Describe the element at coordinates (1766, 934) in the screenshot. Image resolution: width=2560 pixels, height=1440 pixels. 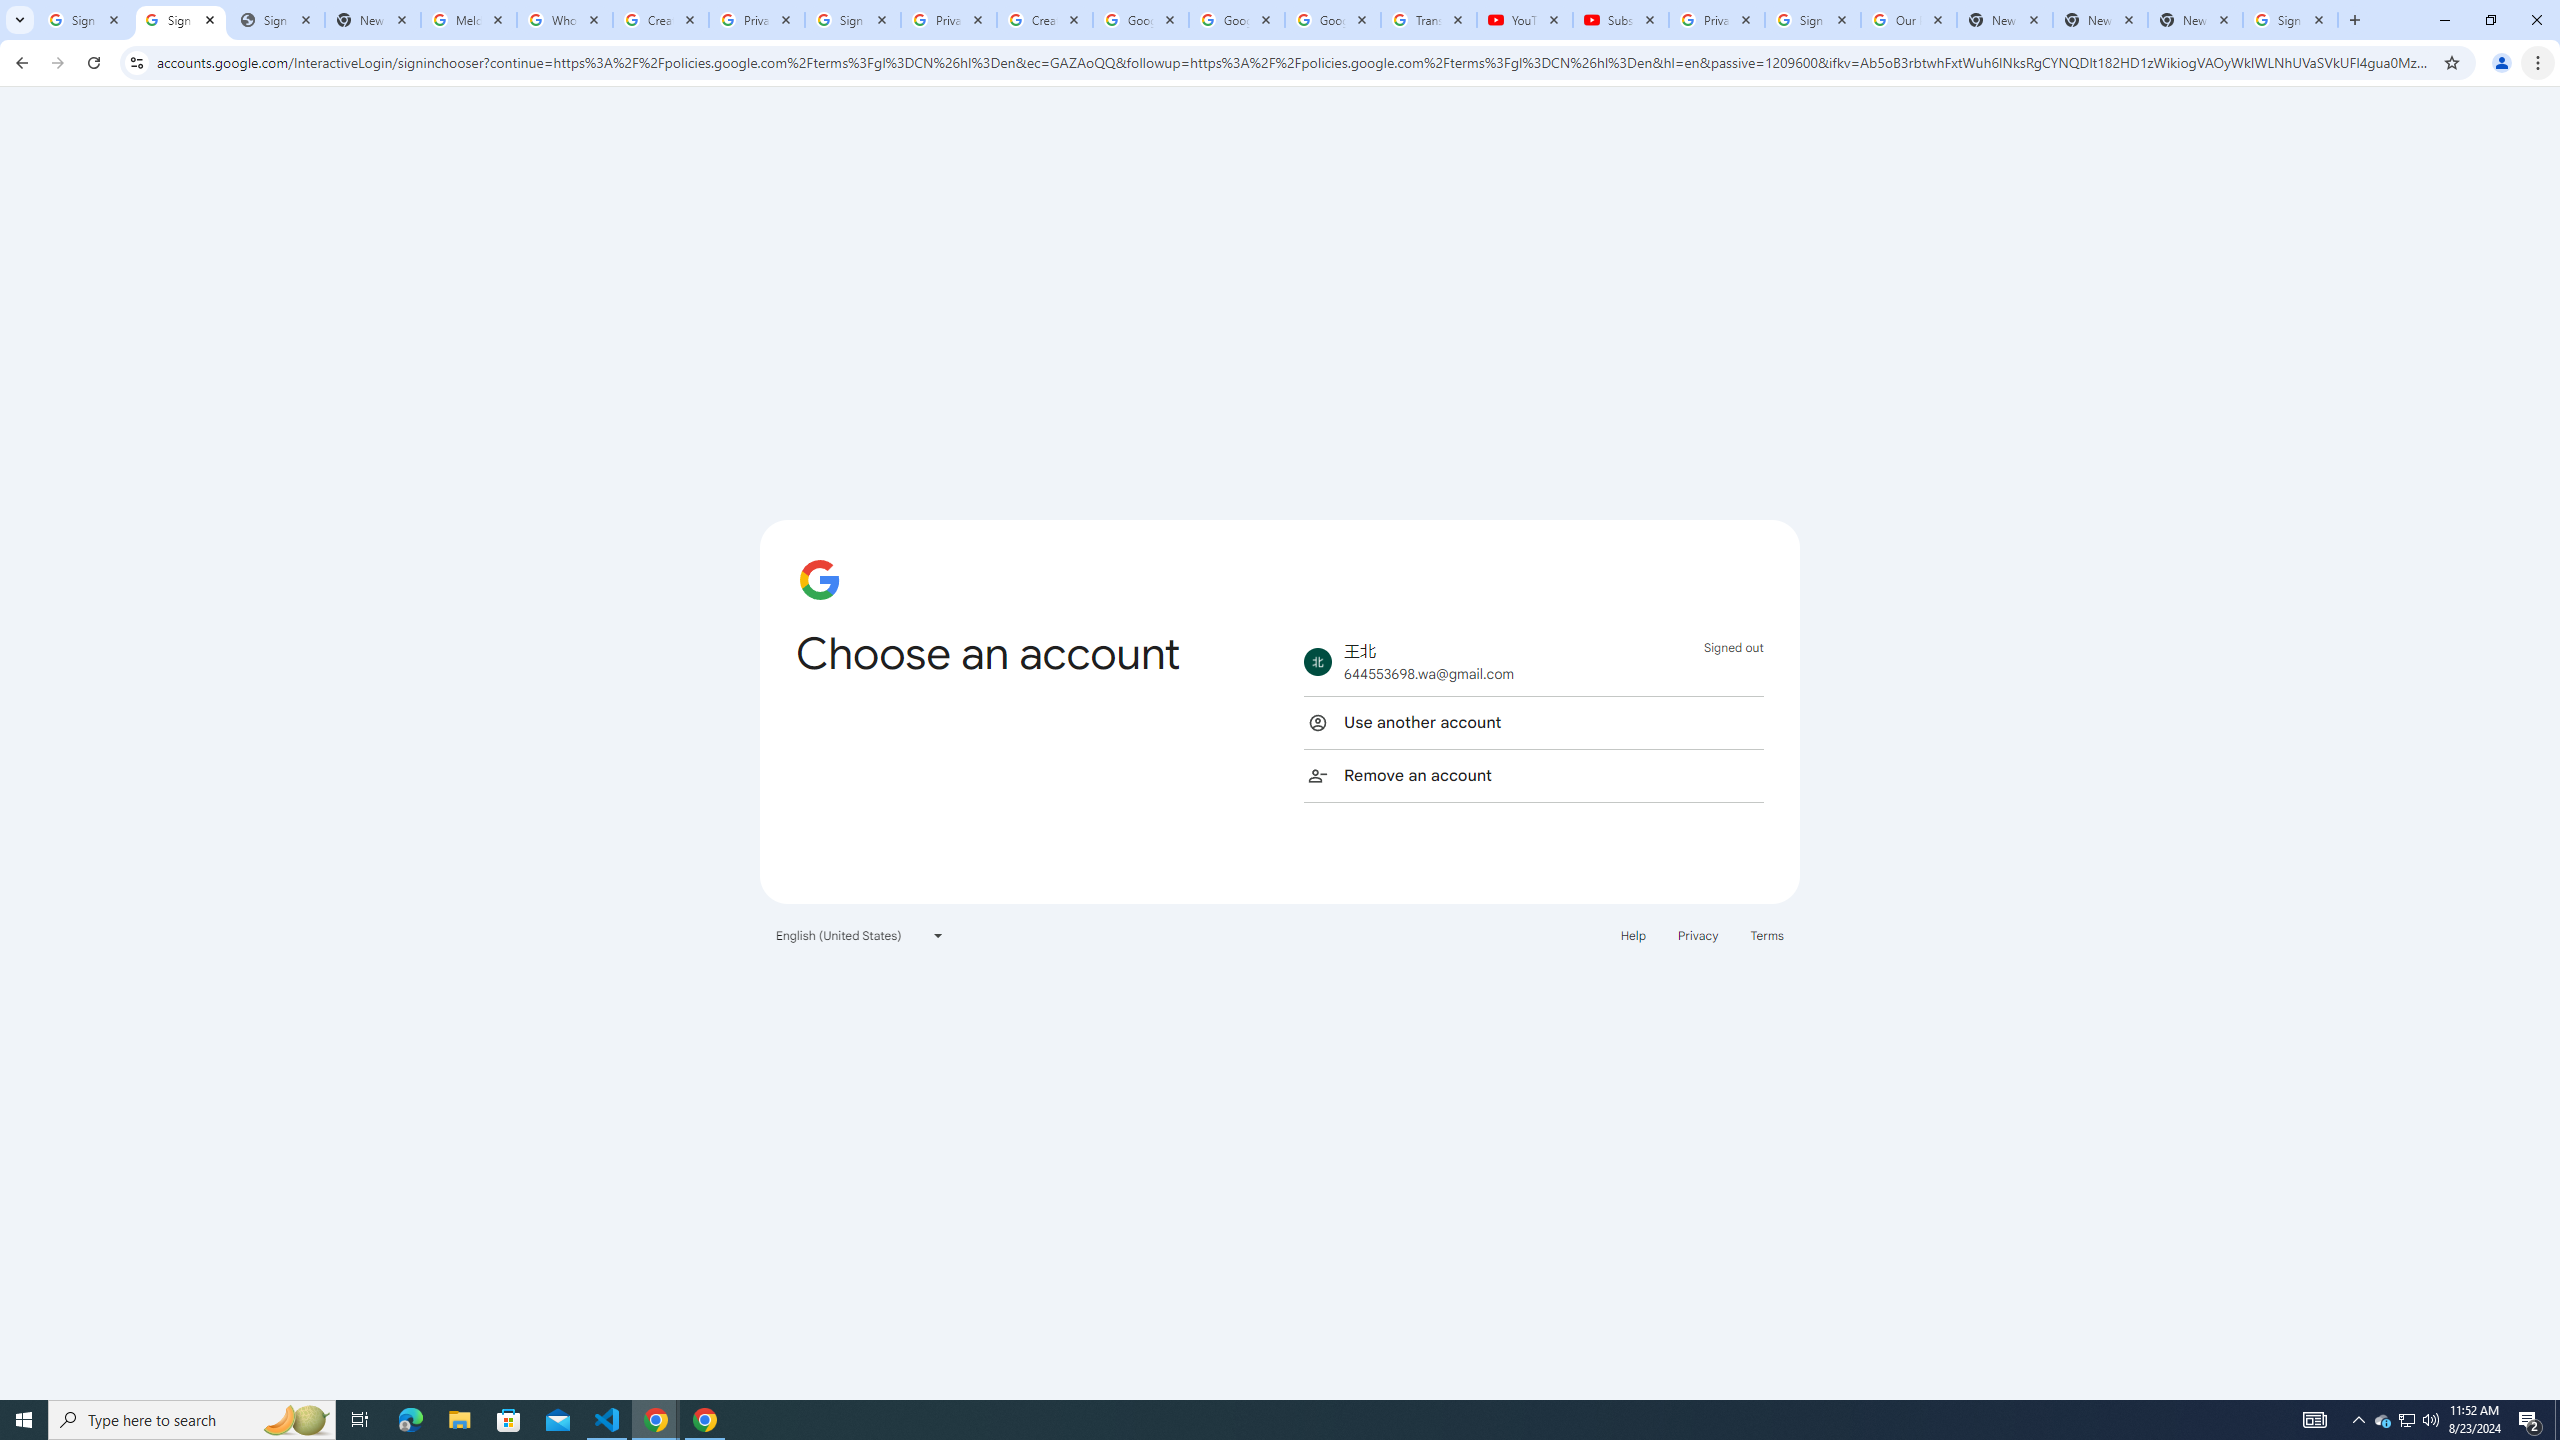
I see `'Terms'` at that location.